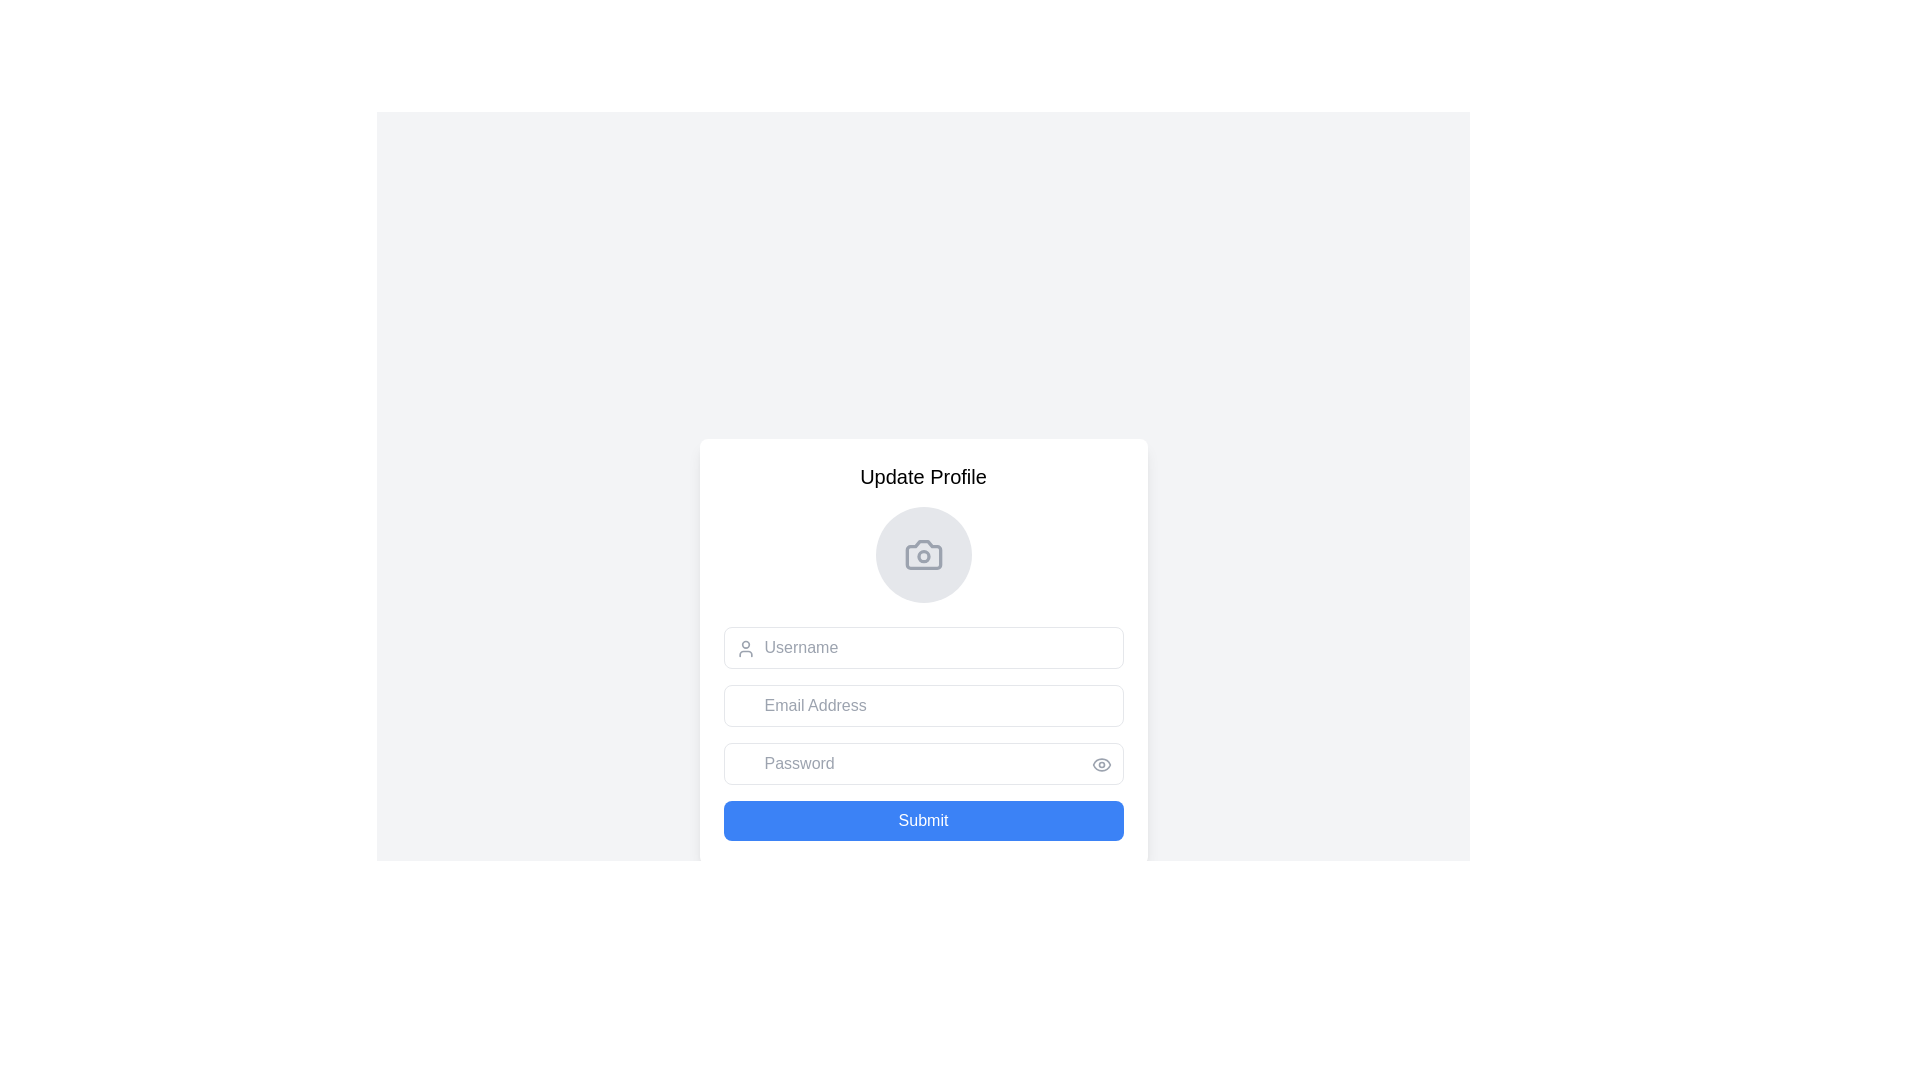 The width and height of the screenshot is (1920, 1080). What do you see at coordinates (1100, 764) in the screenshot?
I see `the decorative eye icon component that signifies a visibility toggle for passwords, located near the password input field` at bounding box center [1100, 764].